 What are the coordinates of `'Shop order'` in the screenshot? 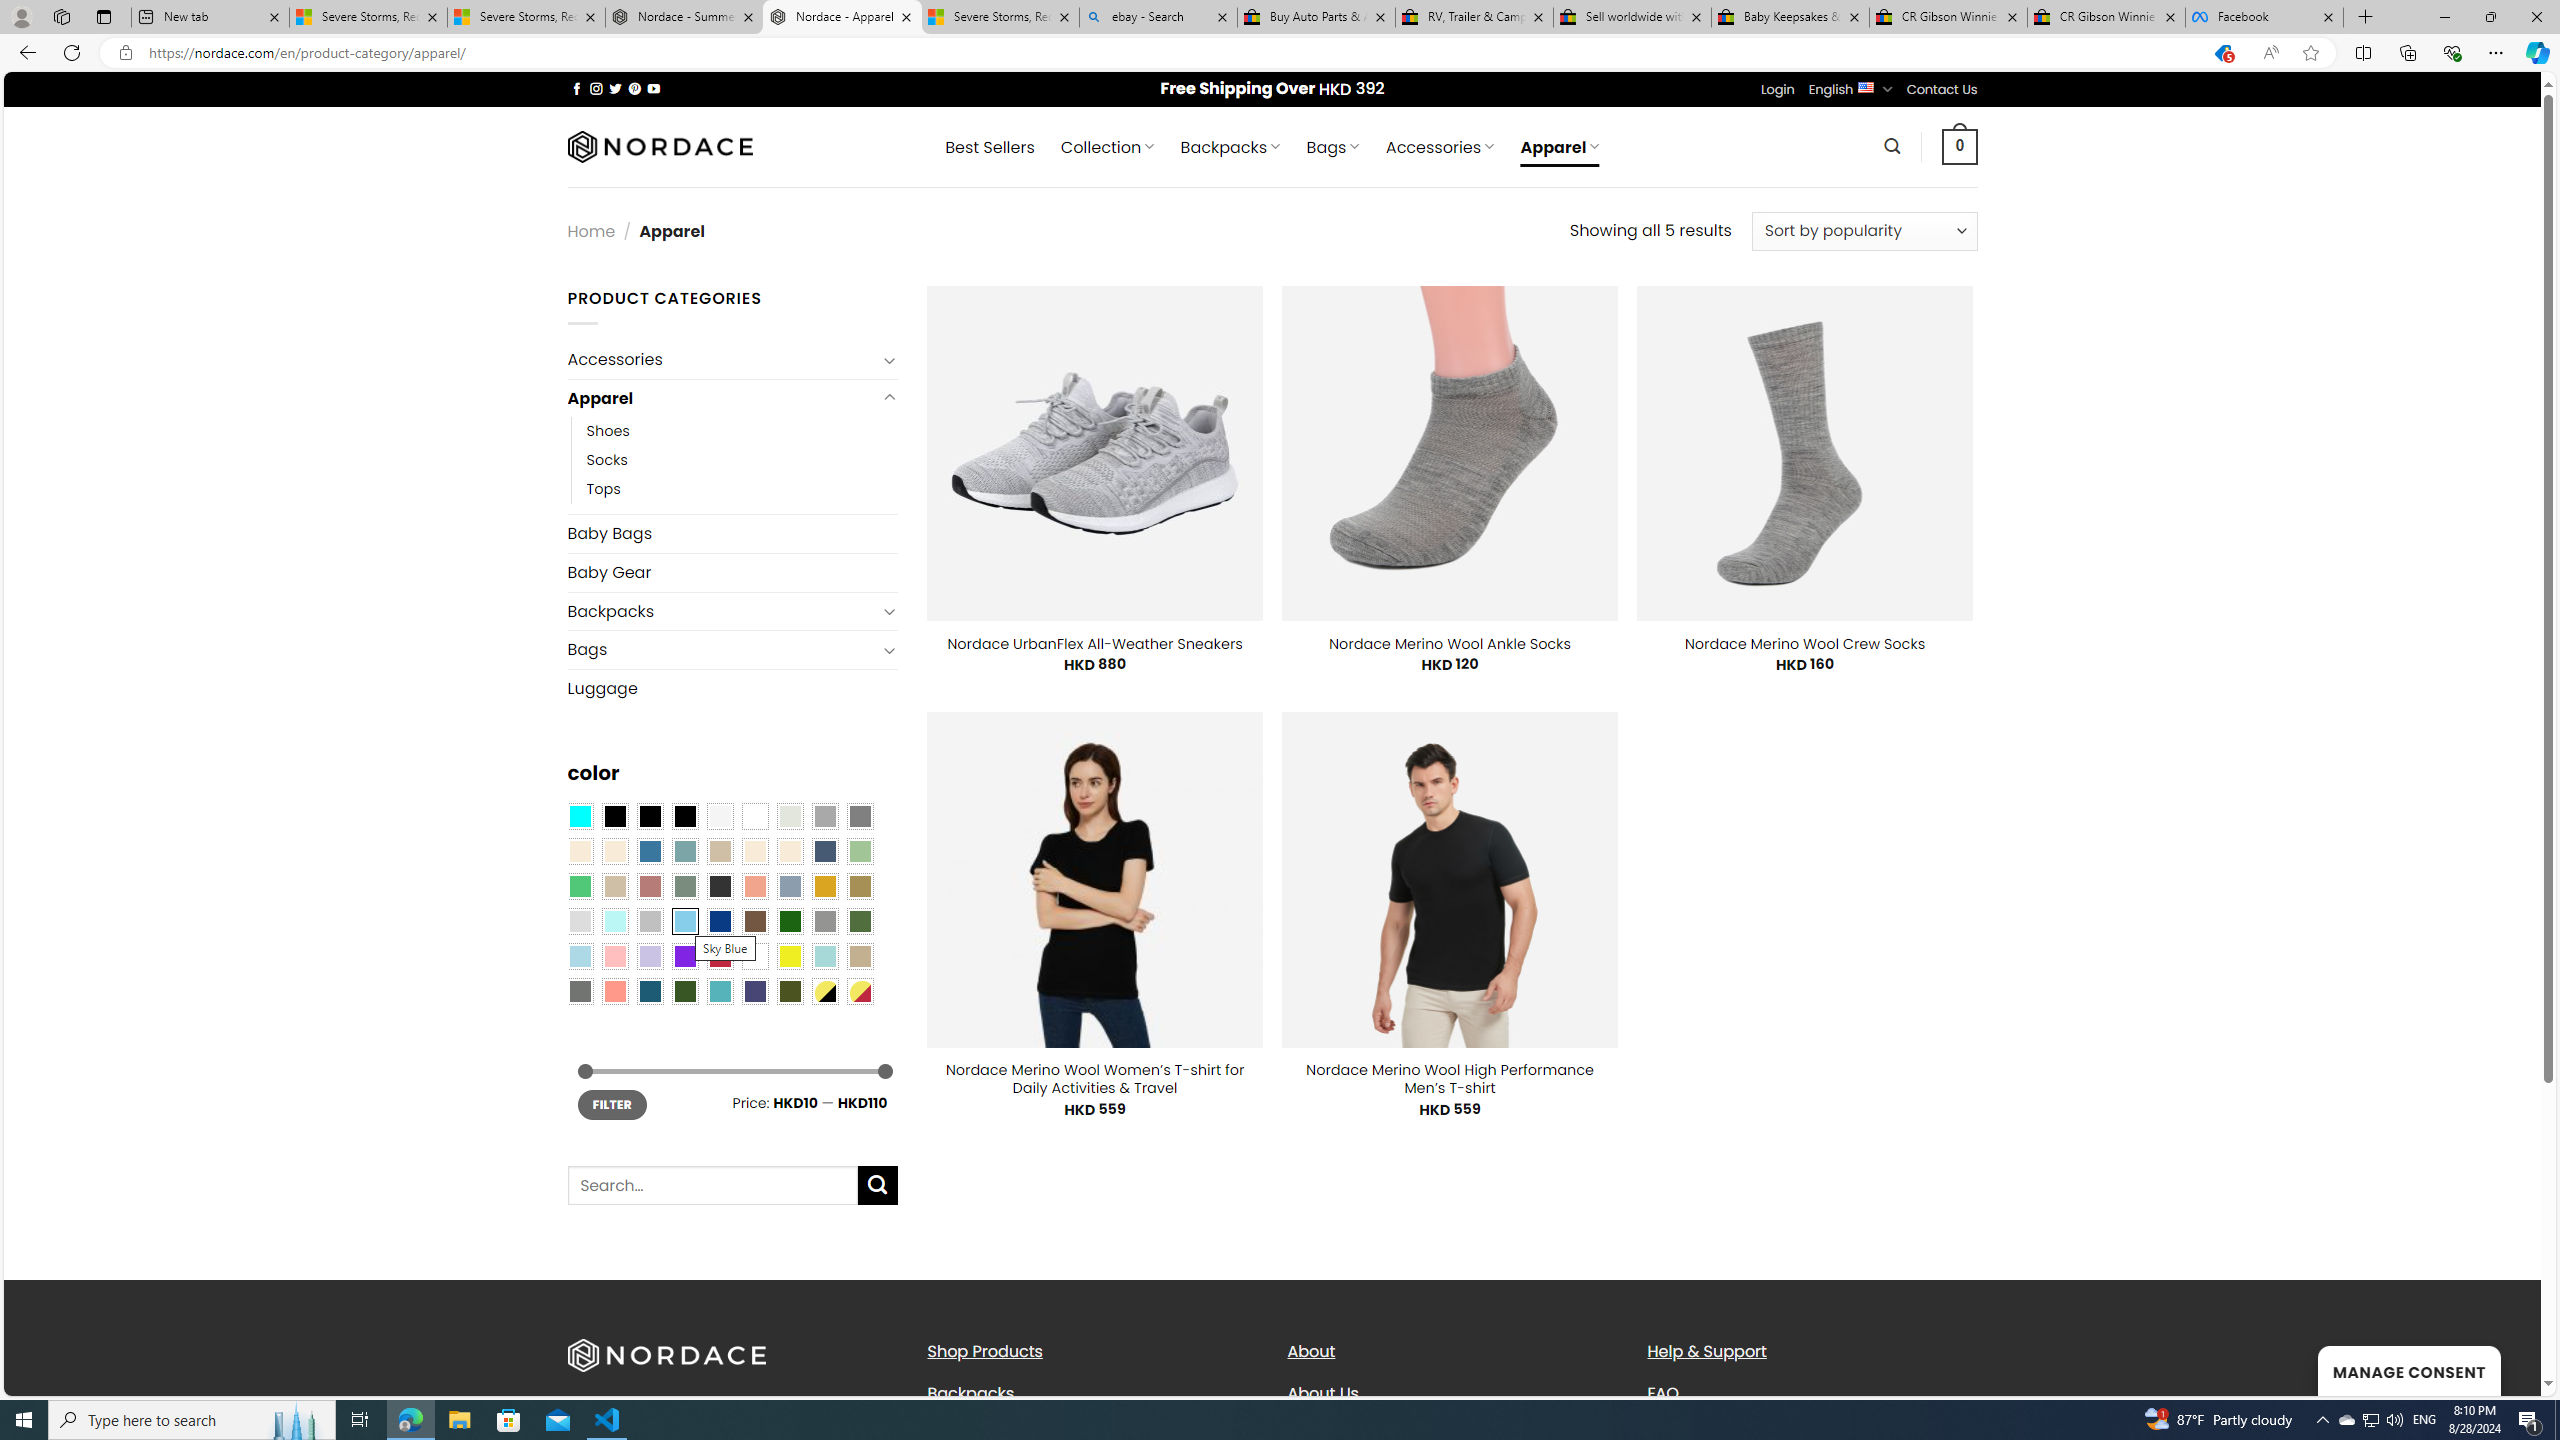 It's located at (1863, 230).